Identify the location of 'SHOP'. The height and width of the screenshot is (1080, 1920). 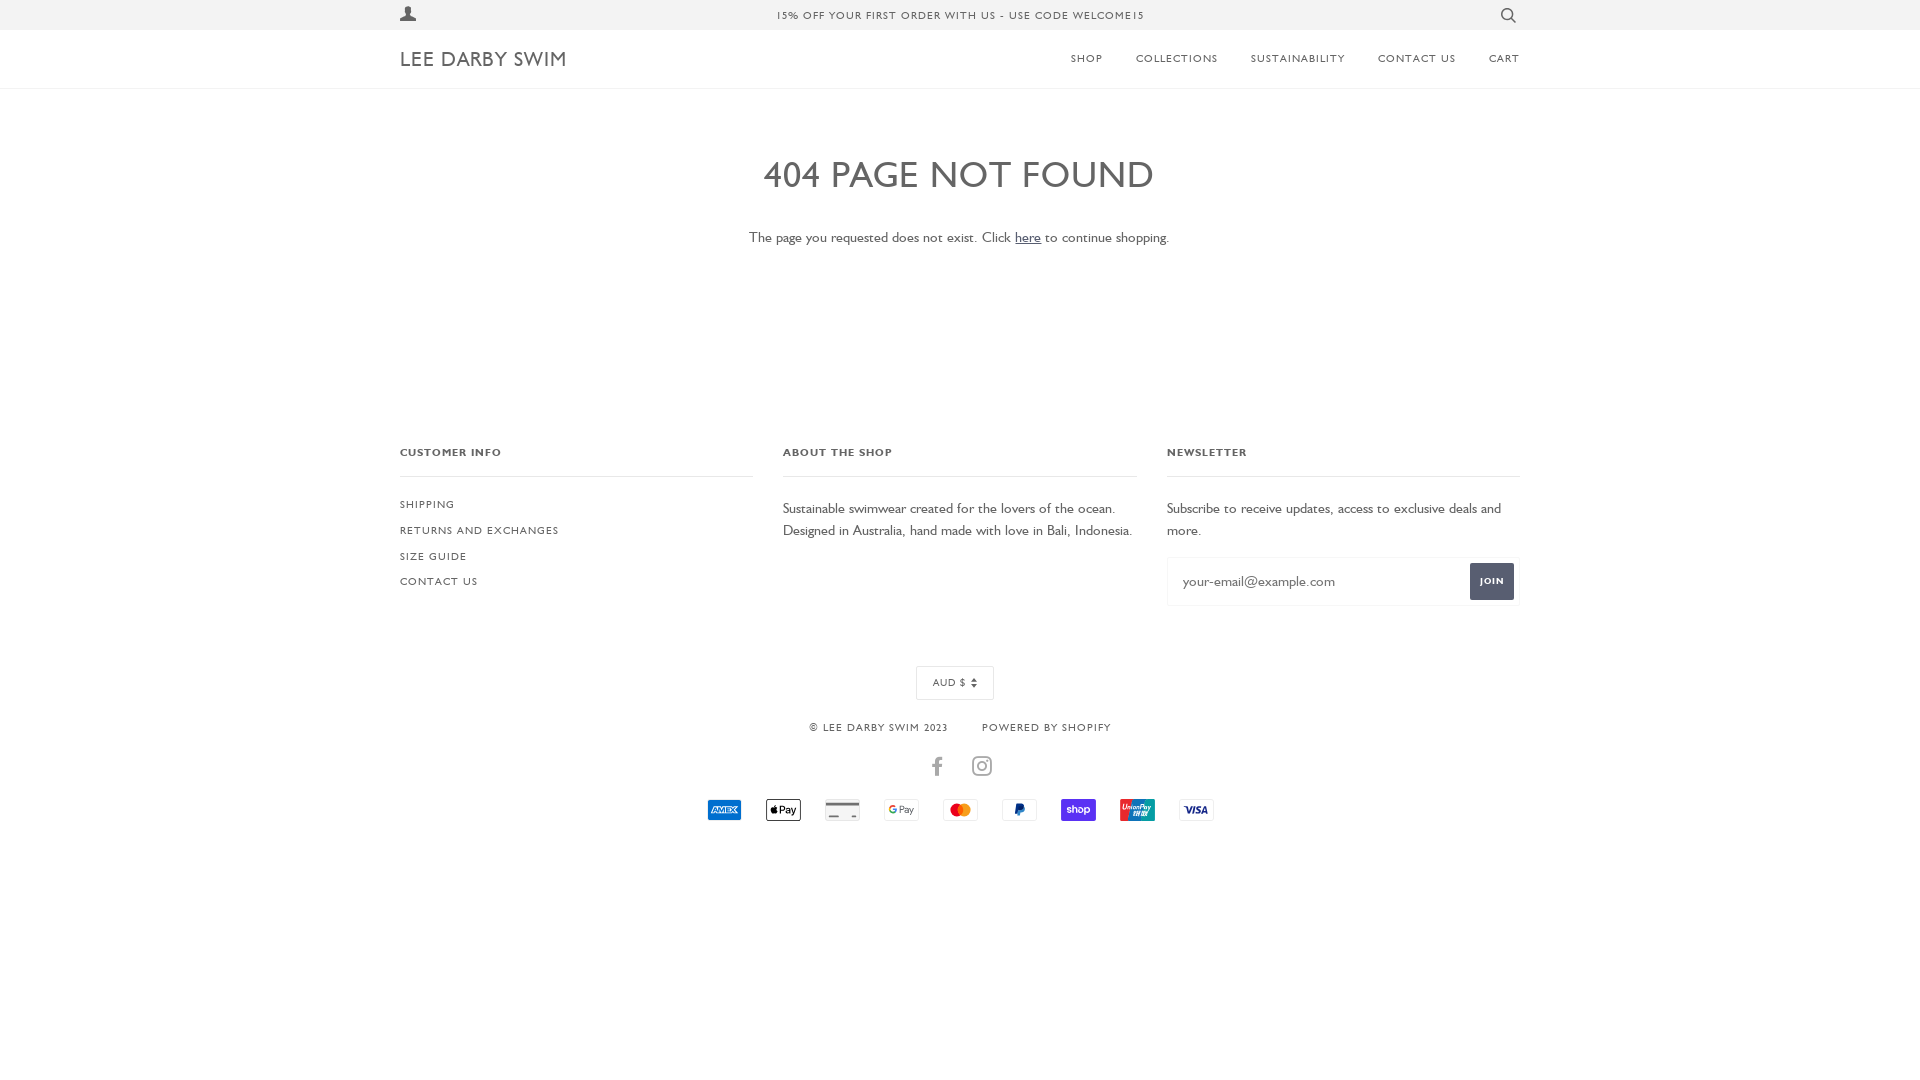
(1080, 57).